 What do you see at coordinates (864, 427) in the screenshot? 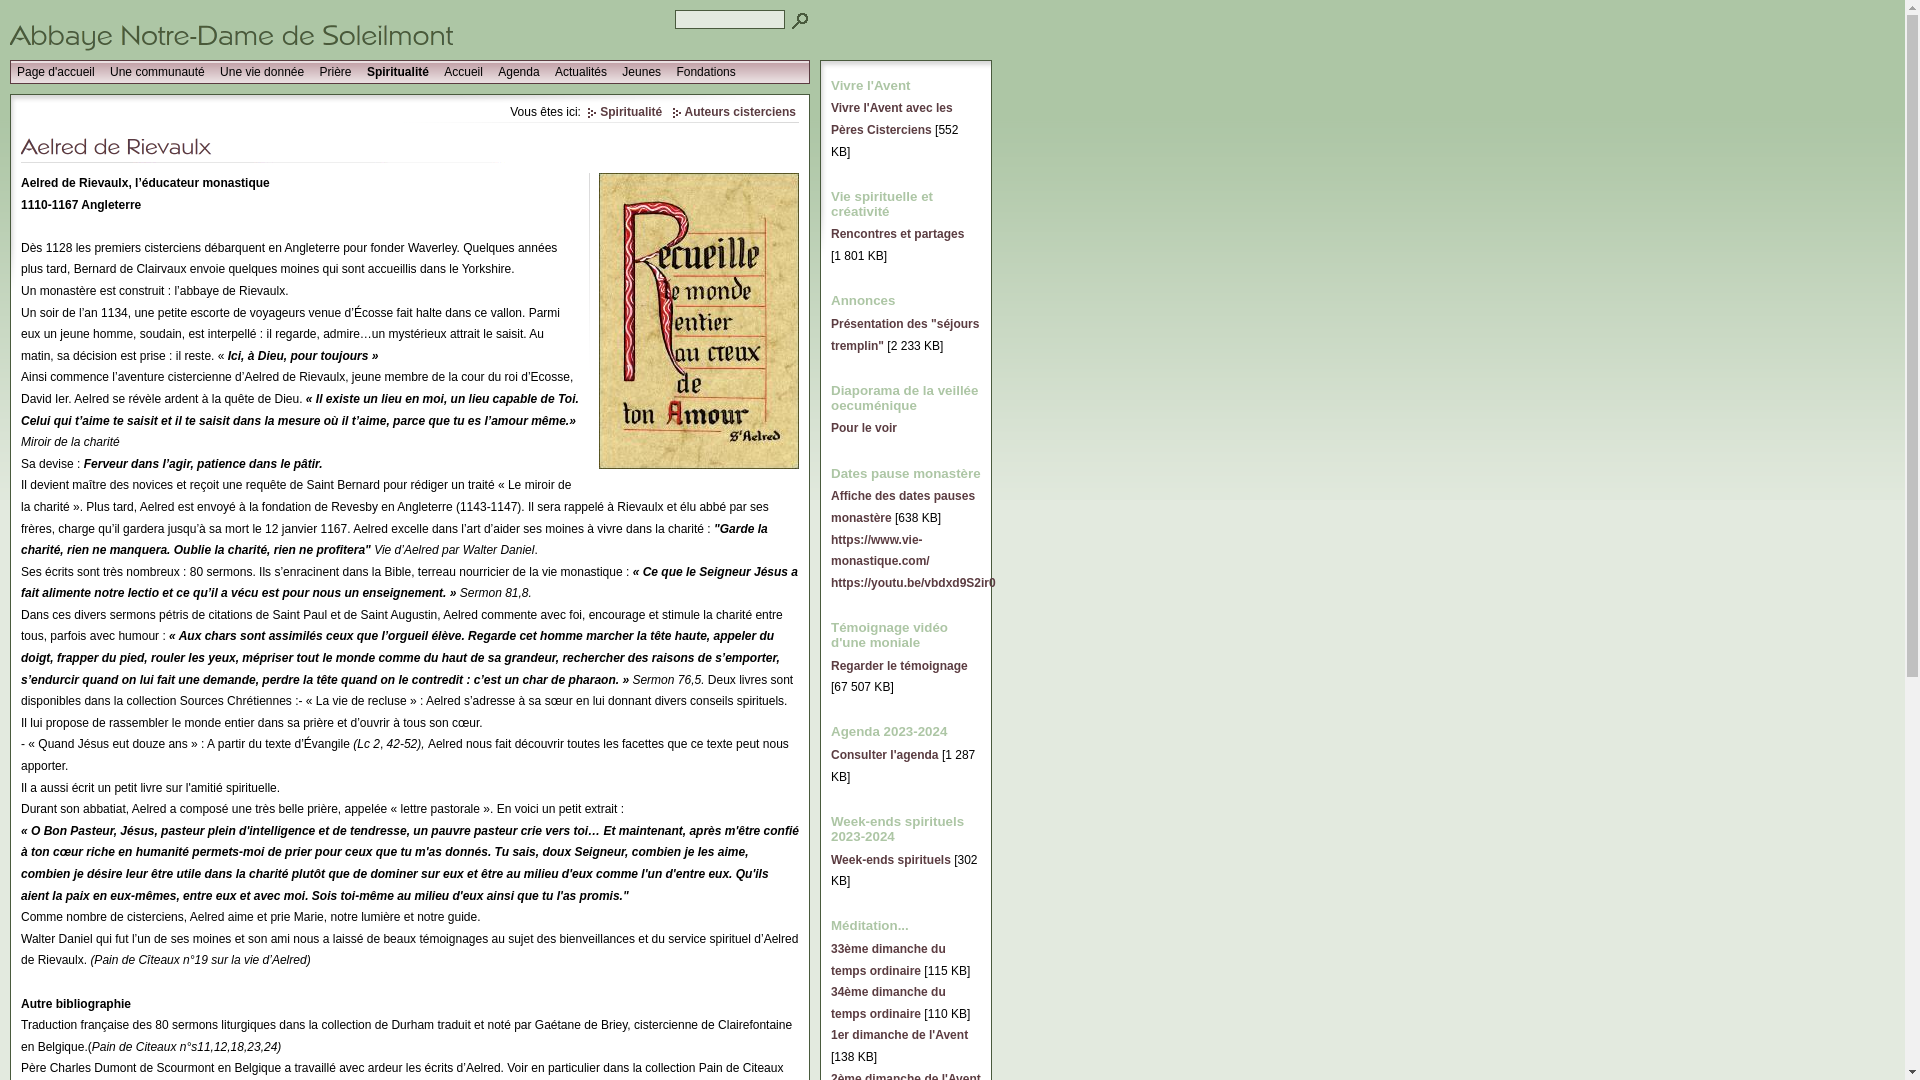
I see `'Pour le voir'` at bounding box center [864, 427].